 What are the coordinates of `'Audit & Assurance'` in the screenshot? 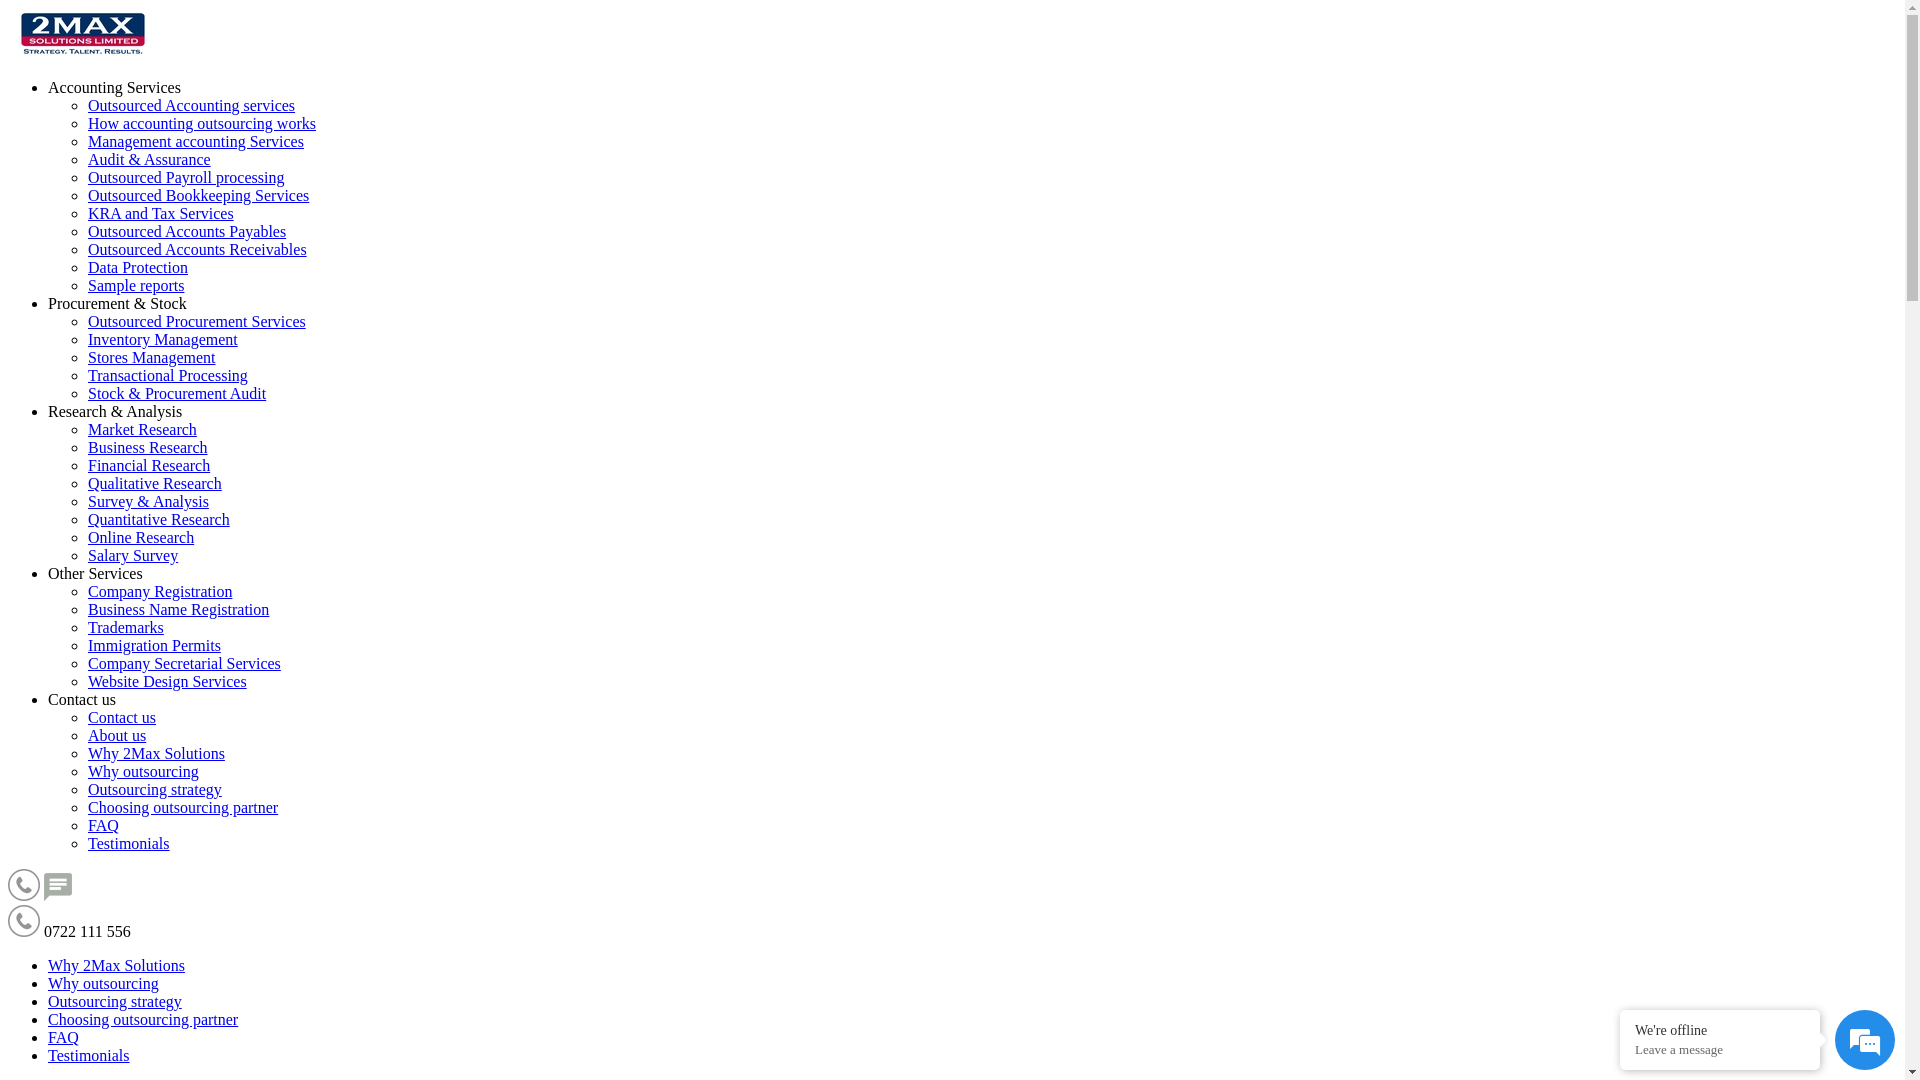 It's located at (148, 158).